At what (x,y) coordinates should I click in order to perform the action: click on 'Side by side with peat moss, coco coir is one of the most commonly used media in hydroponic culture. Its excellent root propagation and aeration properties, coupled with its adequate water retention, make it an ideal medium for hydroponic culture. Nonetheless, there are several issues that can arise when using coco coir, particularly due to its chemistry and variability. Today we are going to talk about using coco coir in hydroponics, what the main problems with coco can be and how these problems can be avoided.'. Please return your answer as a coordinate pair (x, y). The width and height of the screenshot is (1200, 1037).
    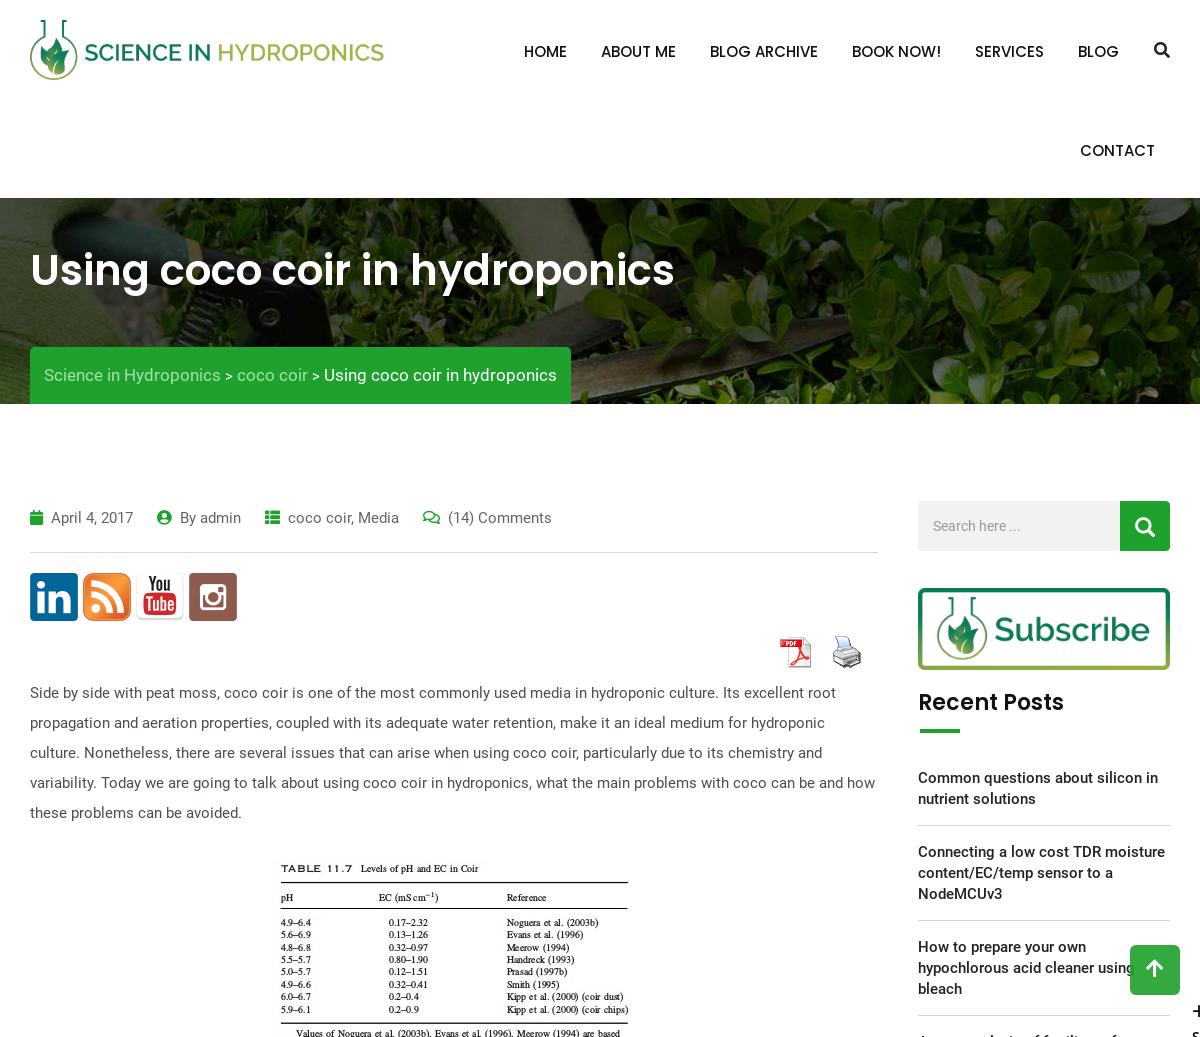
    Looking at the image, I should click on (451, 752).